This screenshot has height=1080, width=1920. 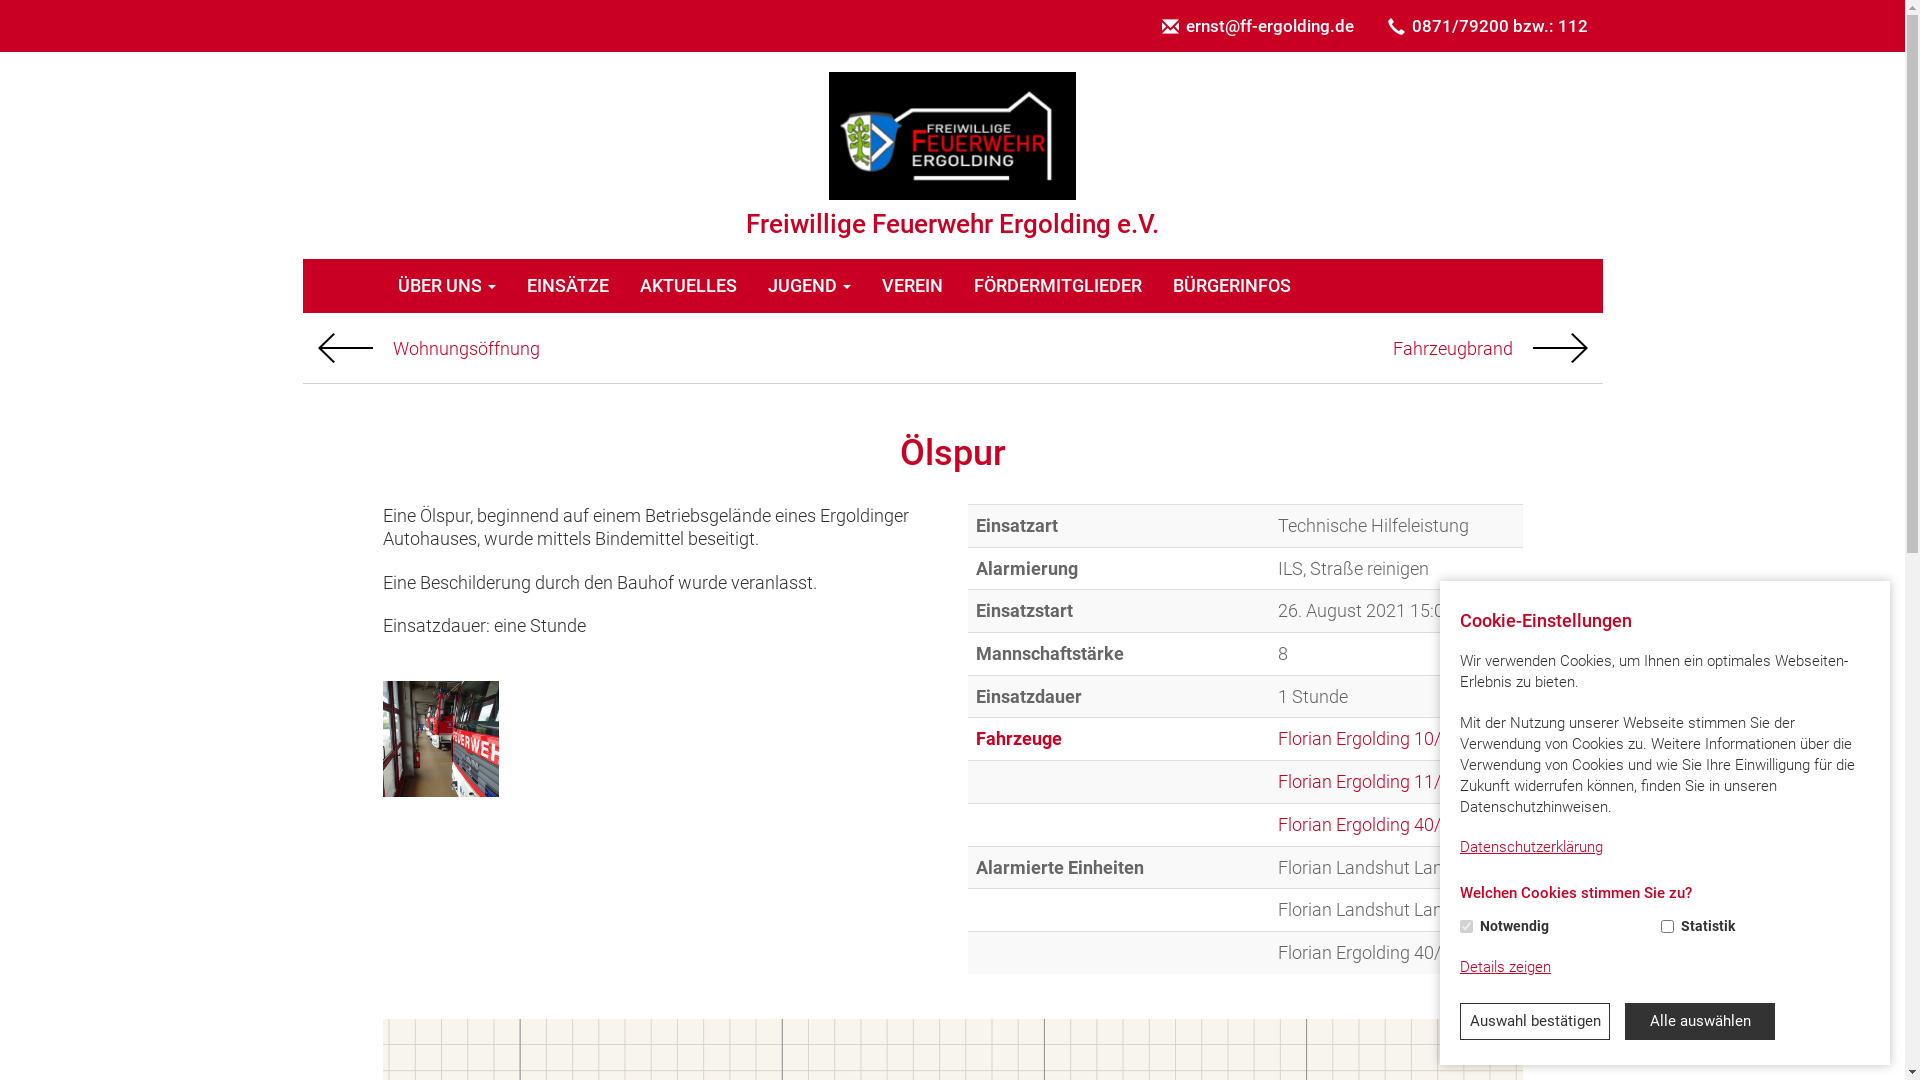 What do you see at coordinates (687, 285) in the screenshot?
I see `'AKTUELLES'` at bounding box center [687, 285].